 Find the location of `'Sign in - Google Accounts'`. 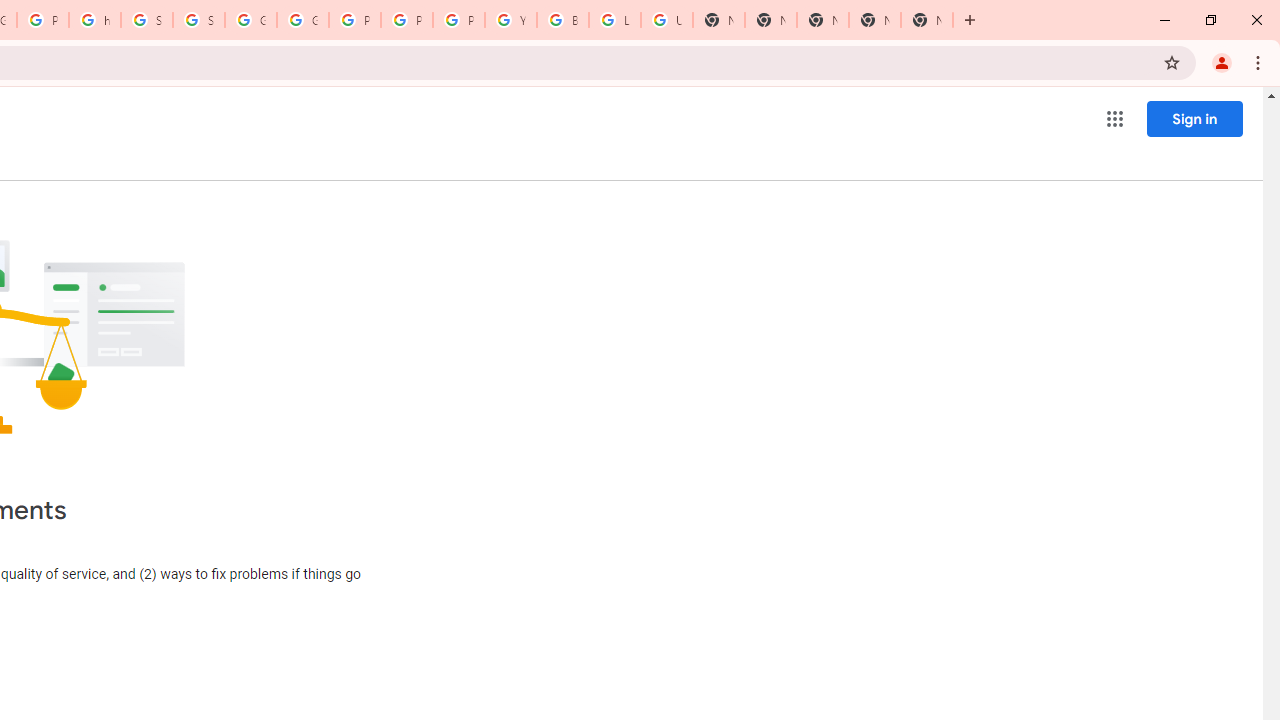

'Sign in - Google Accounts' is located at coordinates (146, 20).